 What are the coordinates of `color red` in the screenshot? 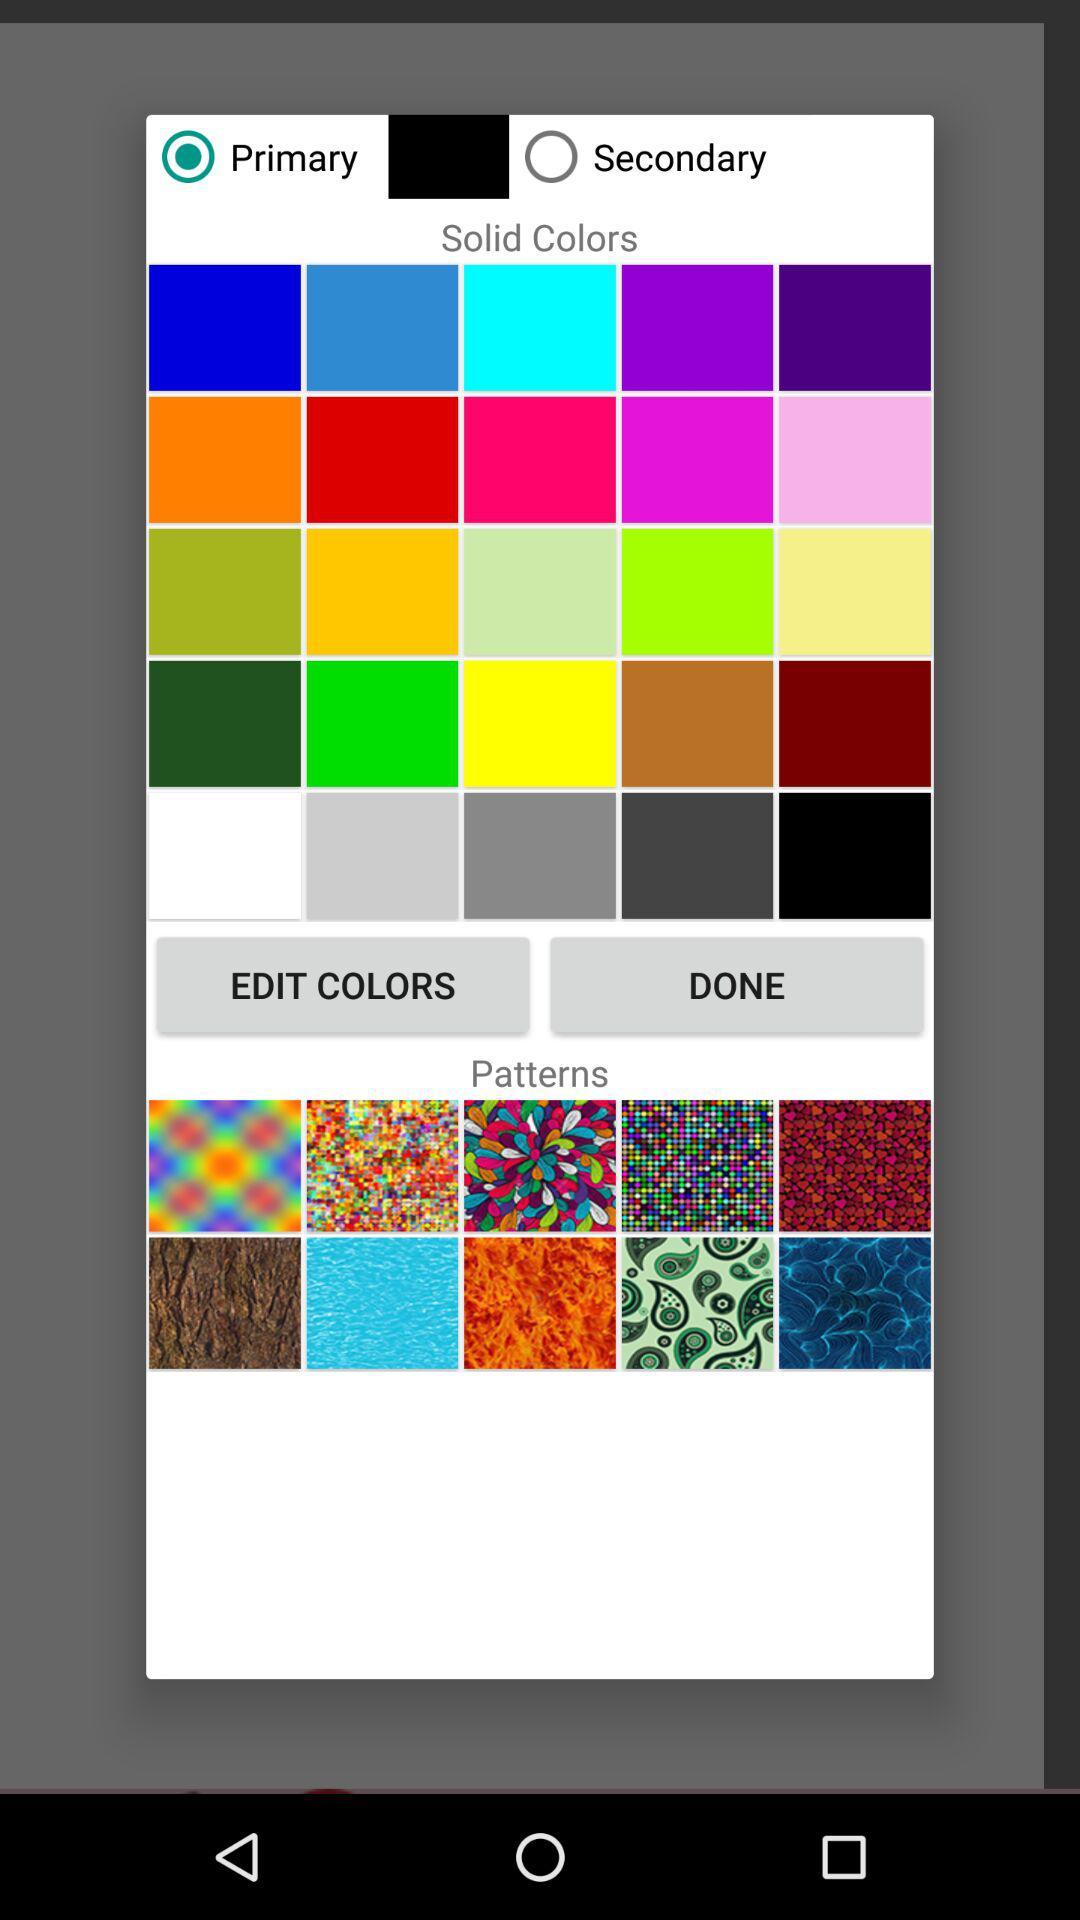 It's located at (382, 458).